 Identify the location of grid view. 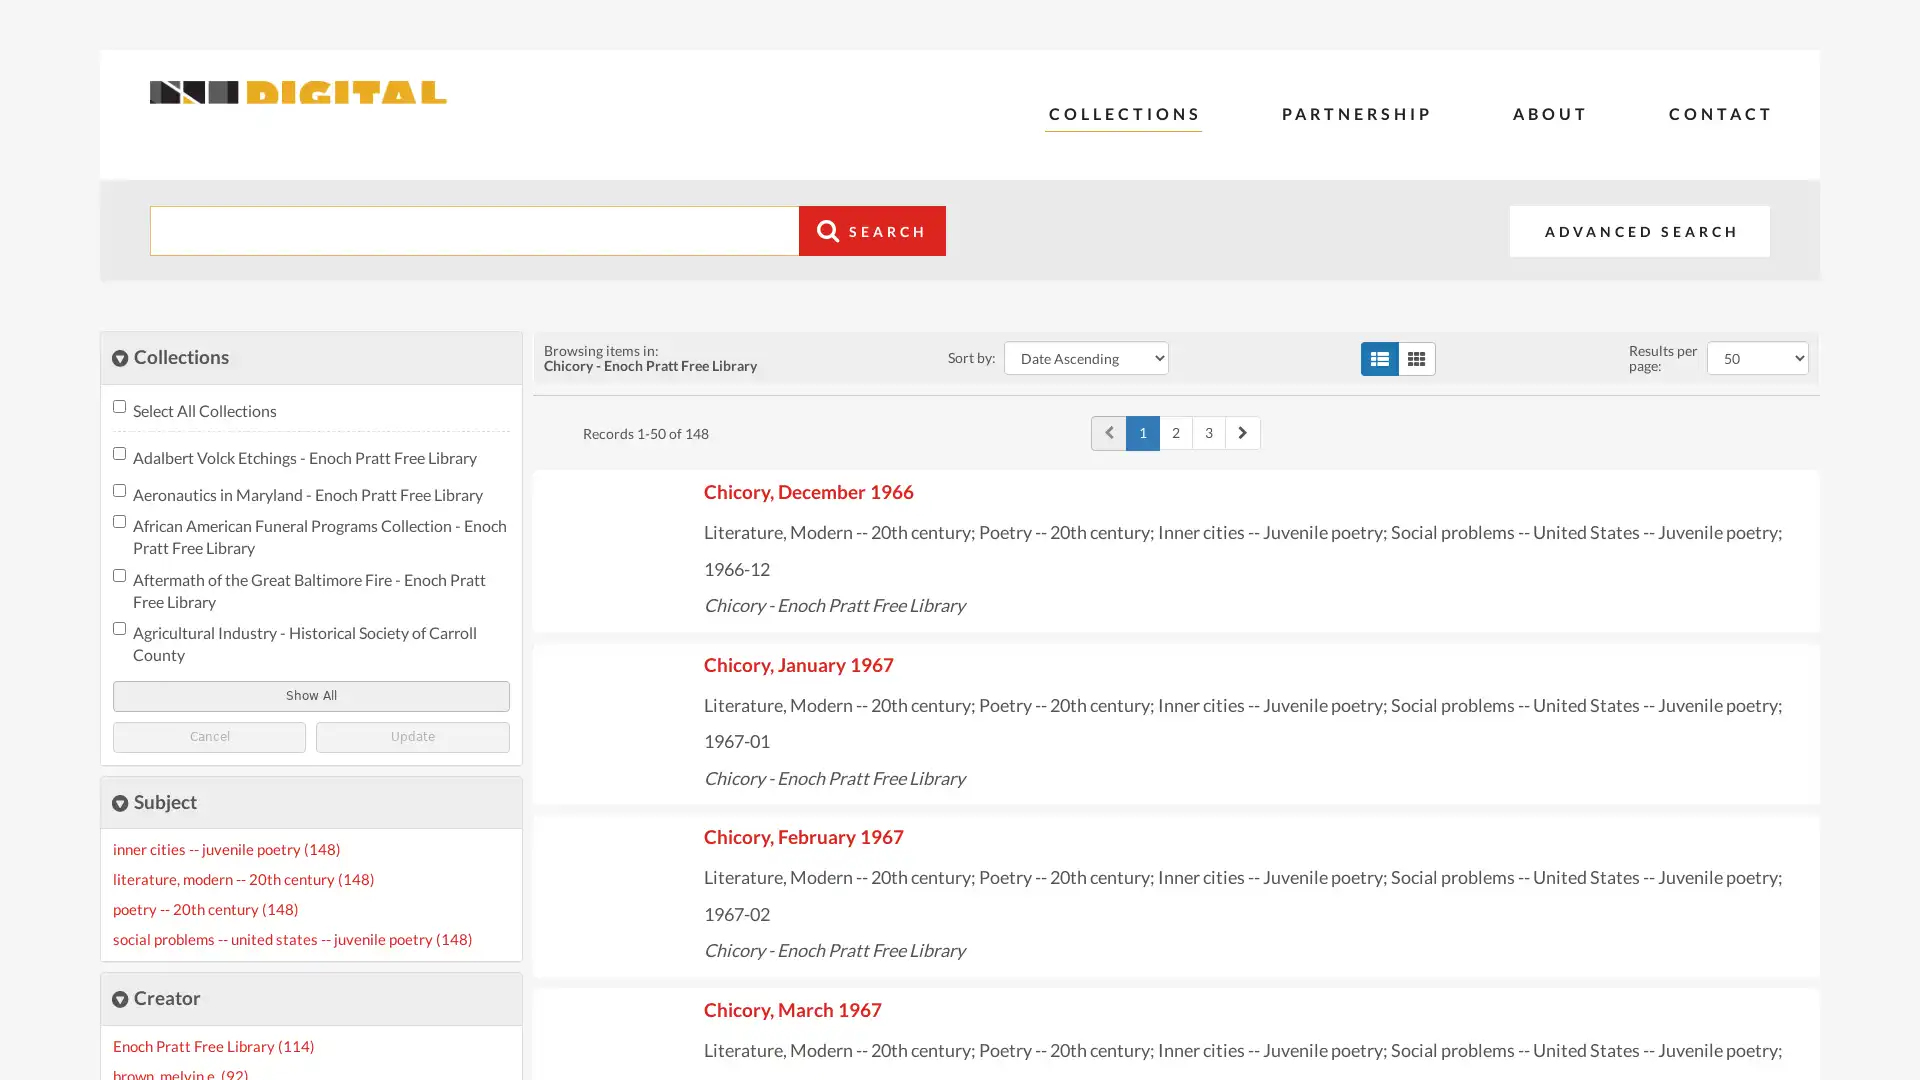
(1415, 357).